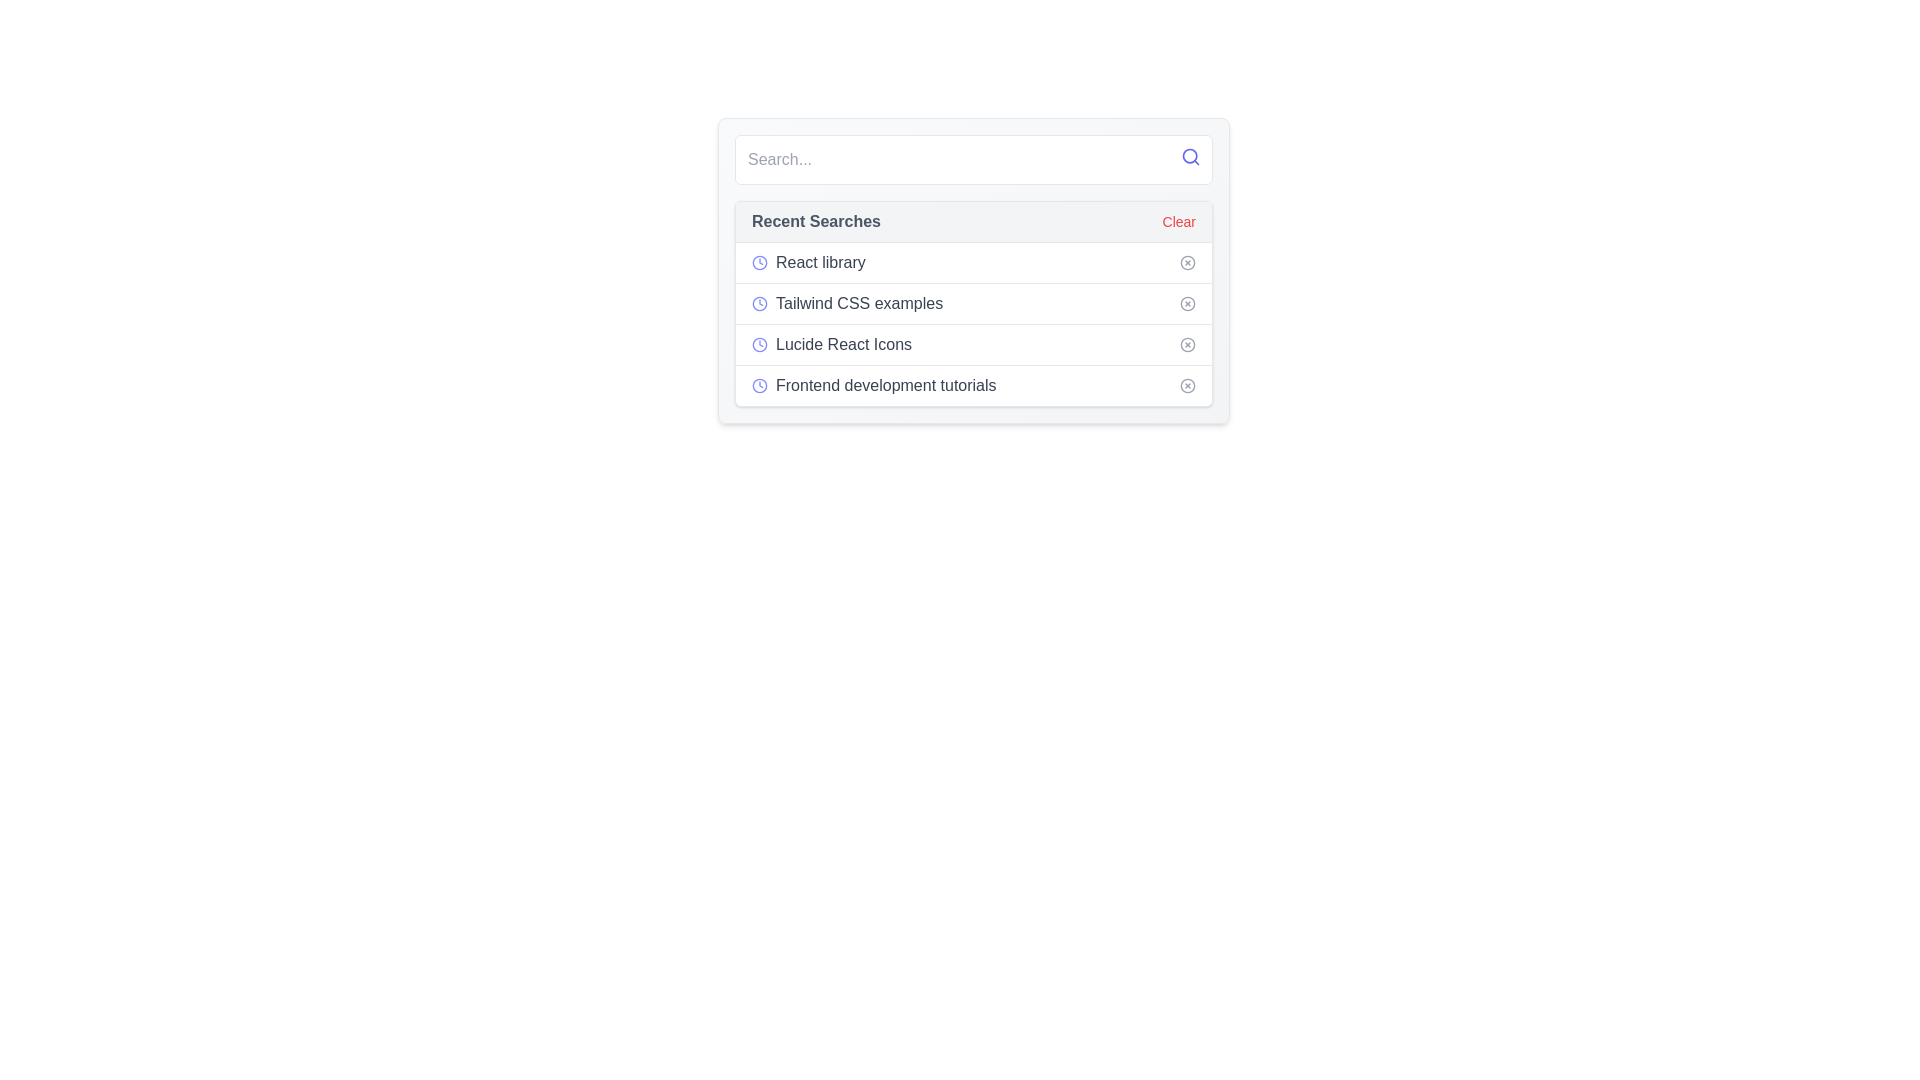 Image resolution: width=1920 pixels, height=1080 pixels. Describe the element at coordinates (1188, 343) in the screenshot. I see `the circular graphic element that indicates a close or cancel action, located adjacent to the text 'Lucide React Icons'` at that location.